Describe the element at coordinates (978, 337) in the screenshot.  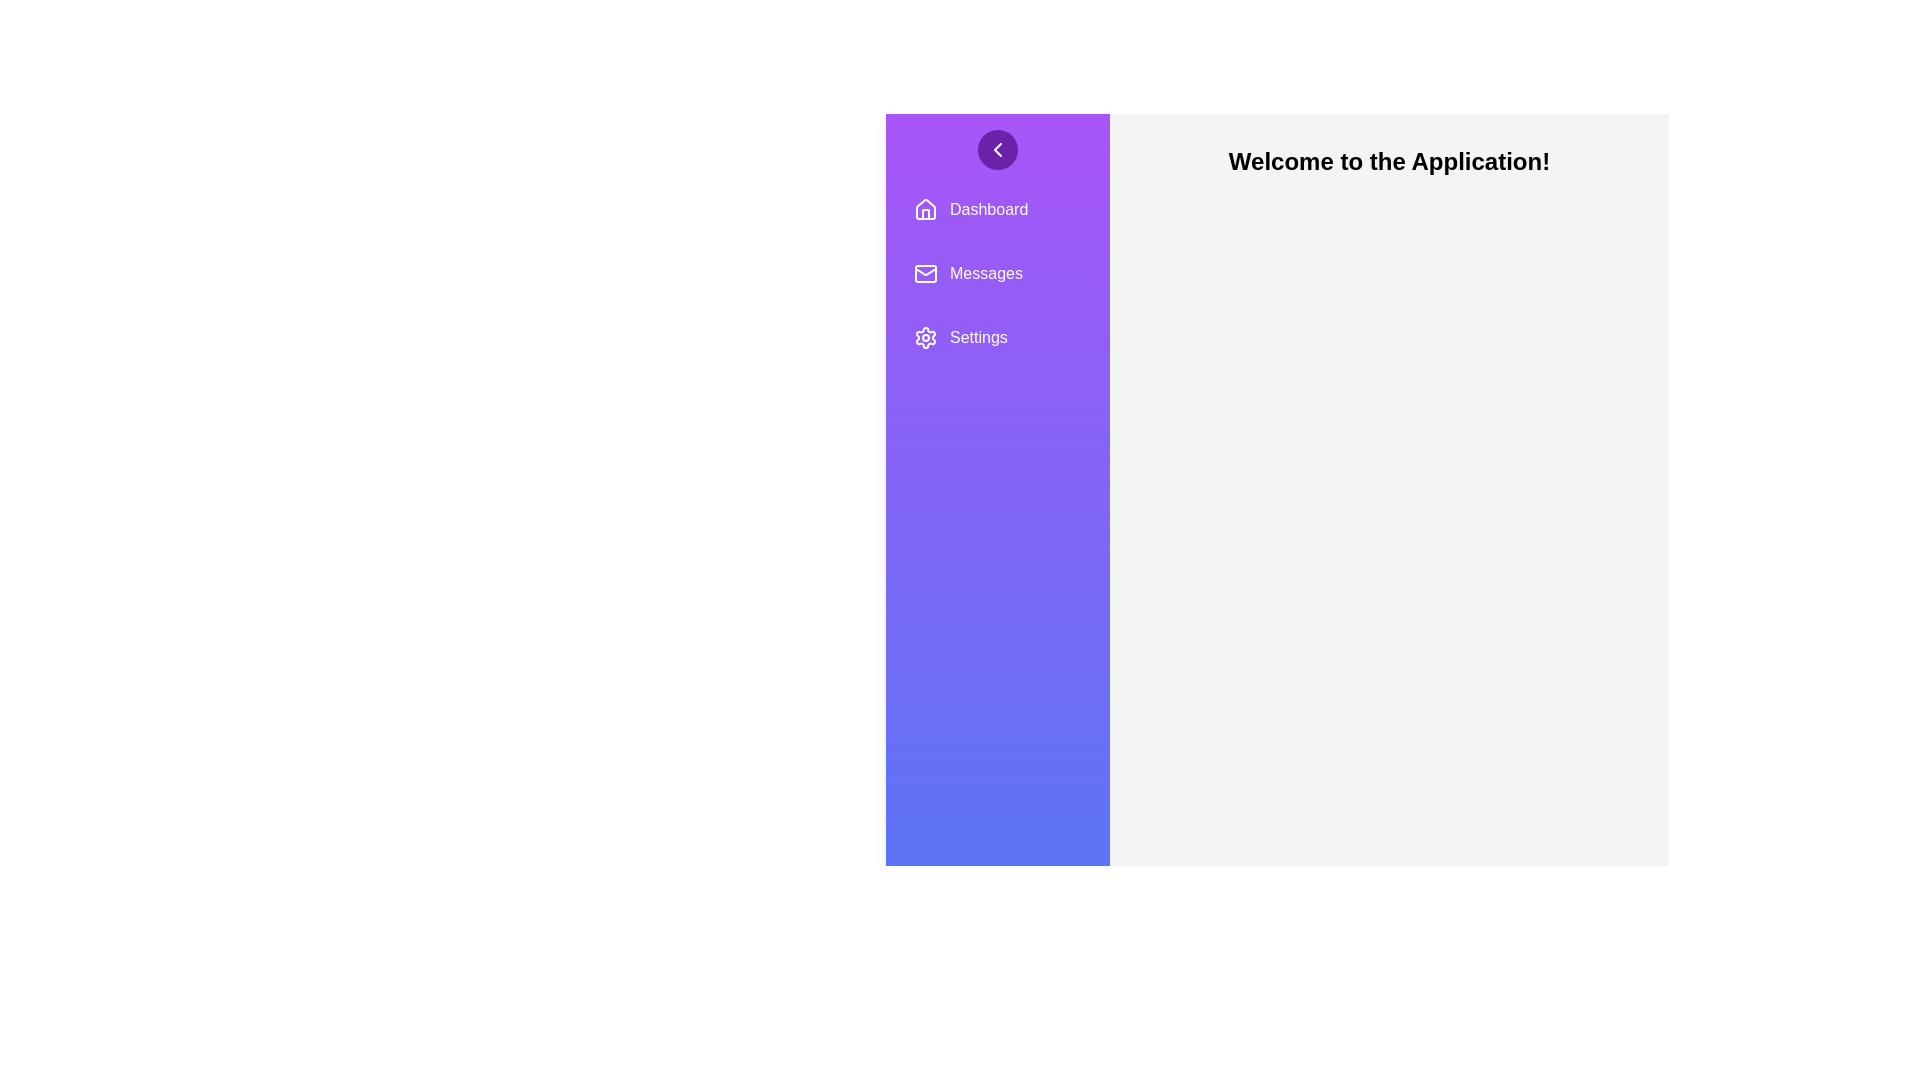
I see `the 'Settings' text label in the vertical navigation bar, which is styled in white against a purple background and located between the 'Messages' button and the bottom edge of the navigation bar` at that location.